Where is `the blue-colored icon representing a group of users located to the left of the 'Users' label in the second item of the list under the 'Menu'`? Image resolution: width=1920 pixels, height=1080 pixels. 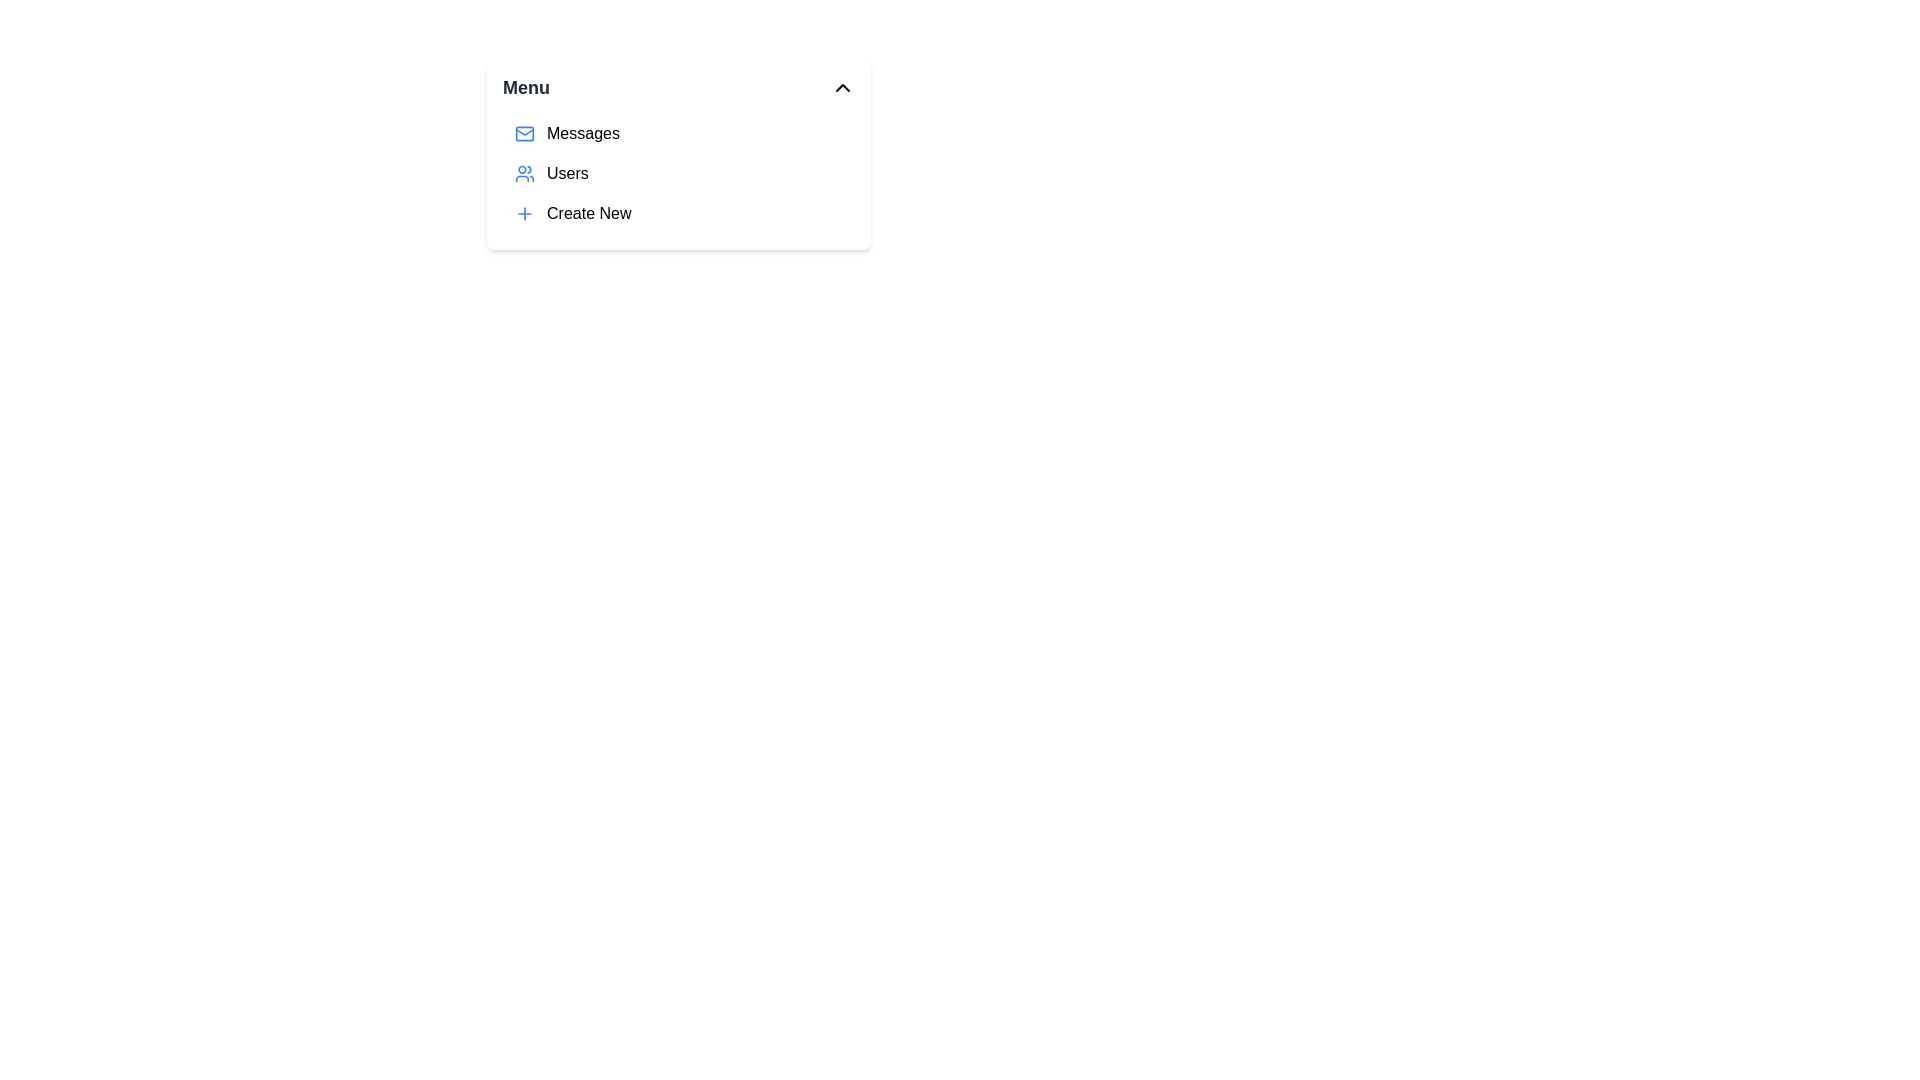
the blue-colored icon representing a group of users located to the left of the 'Users' label in the second item of the list under the 'Menu' is located at coordinates (524, 172).